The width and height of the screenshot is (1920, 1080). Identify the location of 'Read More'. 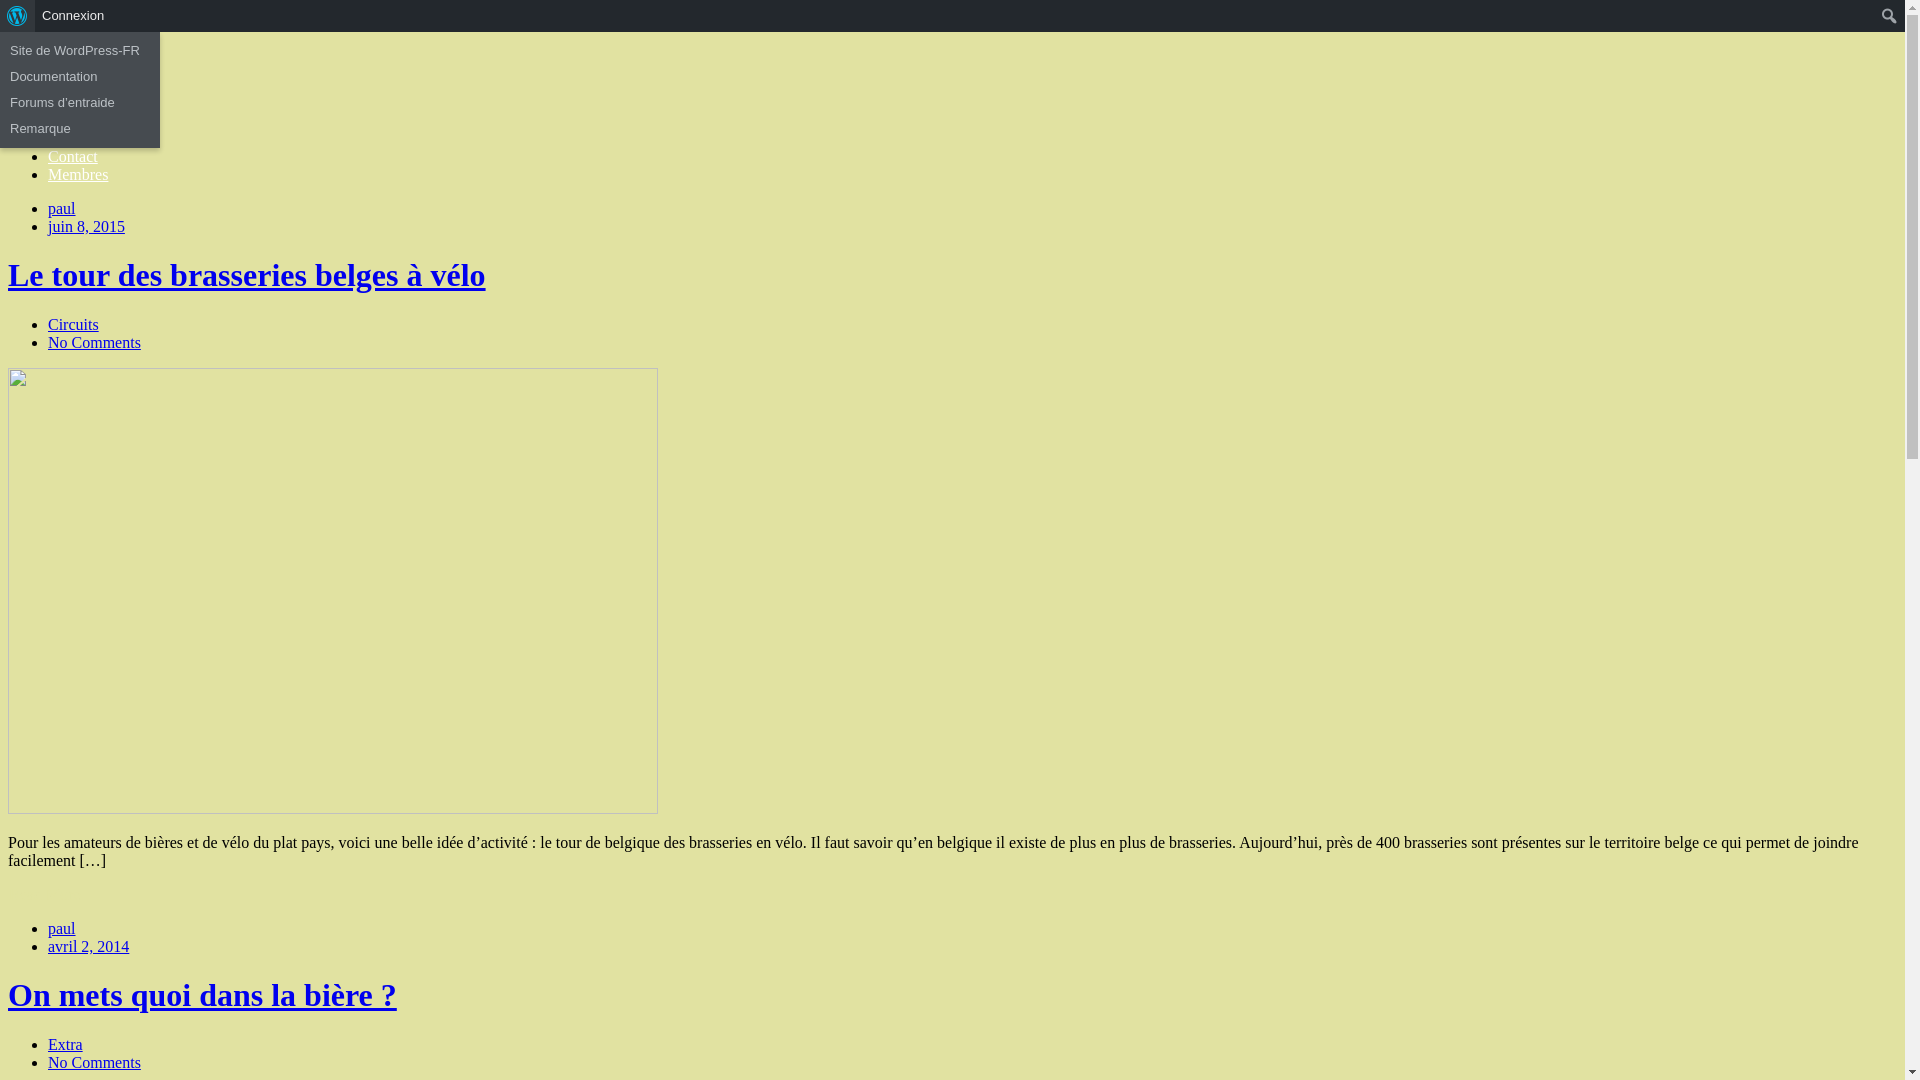
(44, 893).